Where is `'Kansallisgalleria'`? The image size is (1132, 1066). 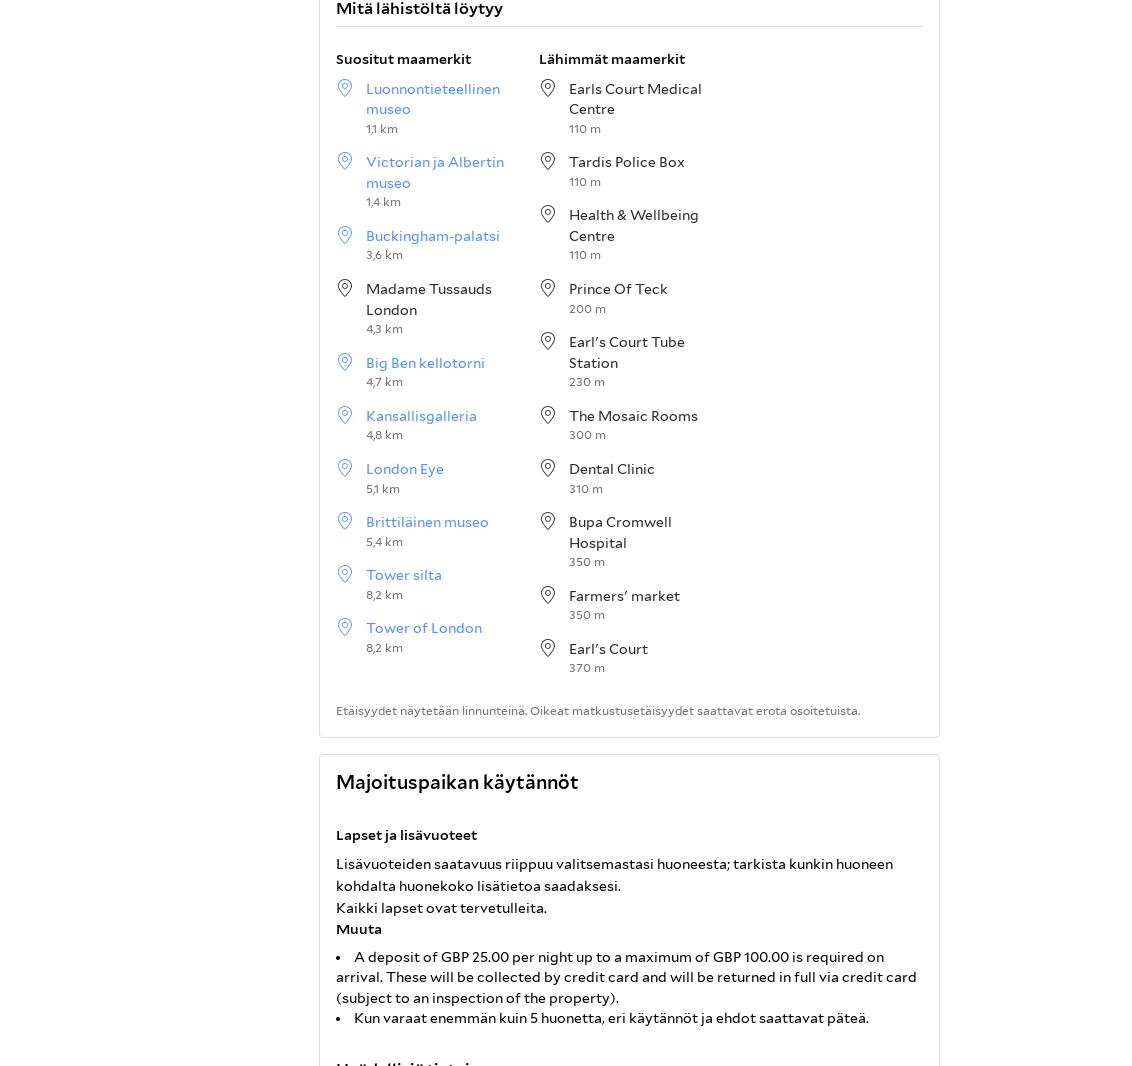
'Kansallisgalleria' is located at coordinates (419, 414).